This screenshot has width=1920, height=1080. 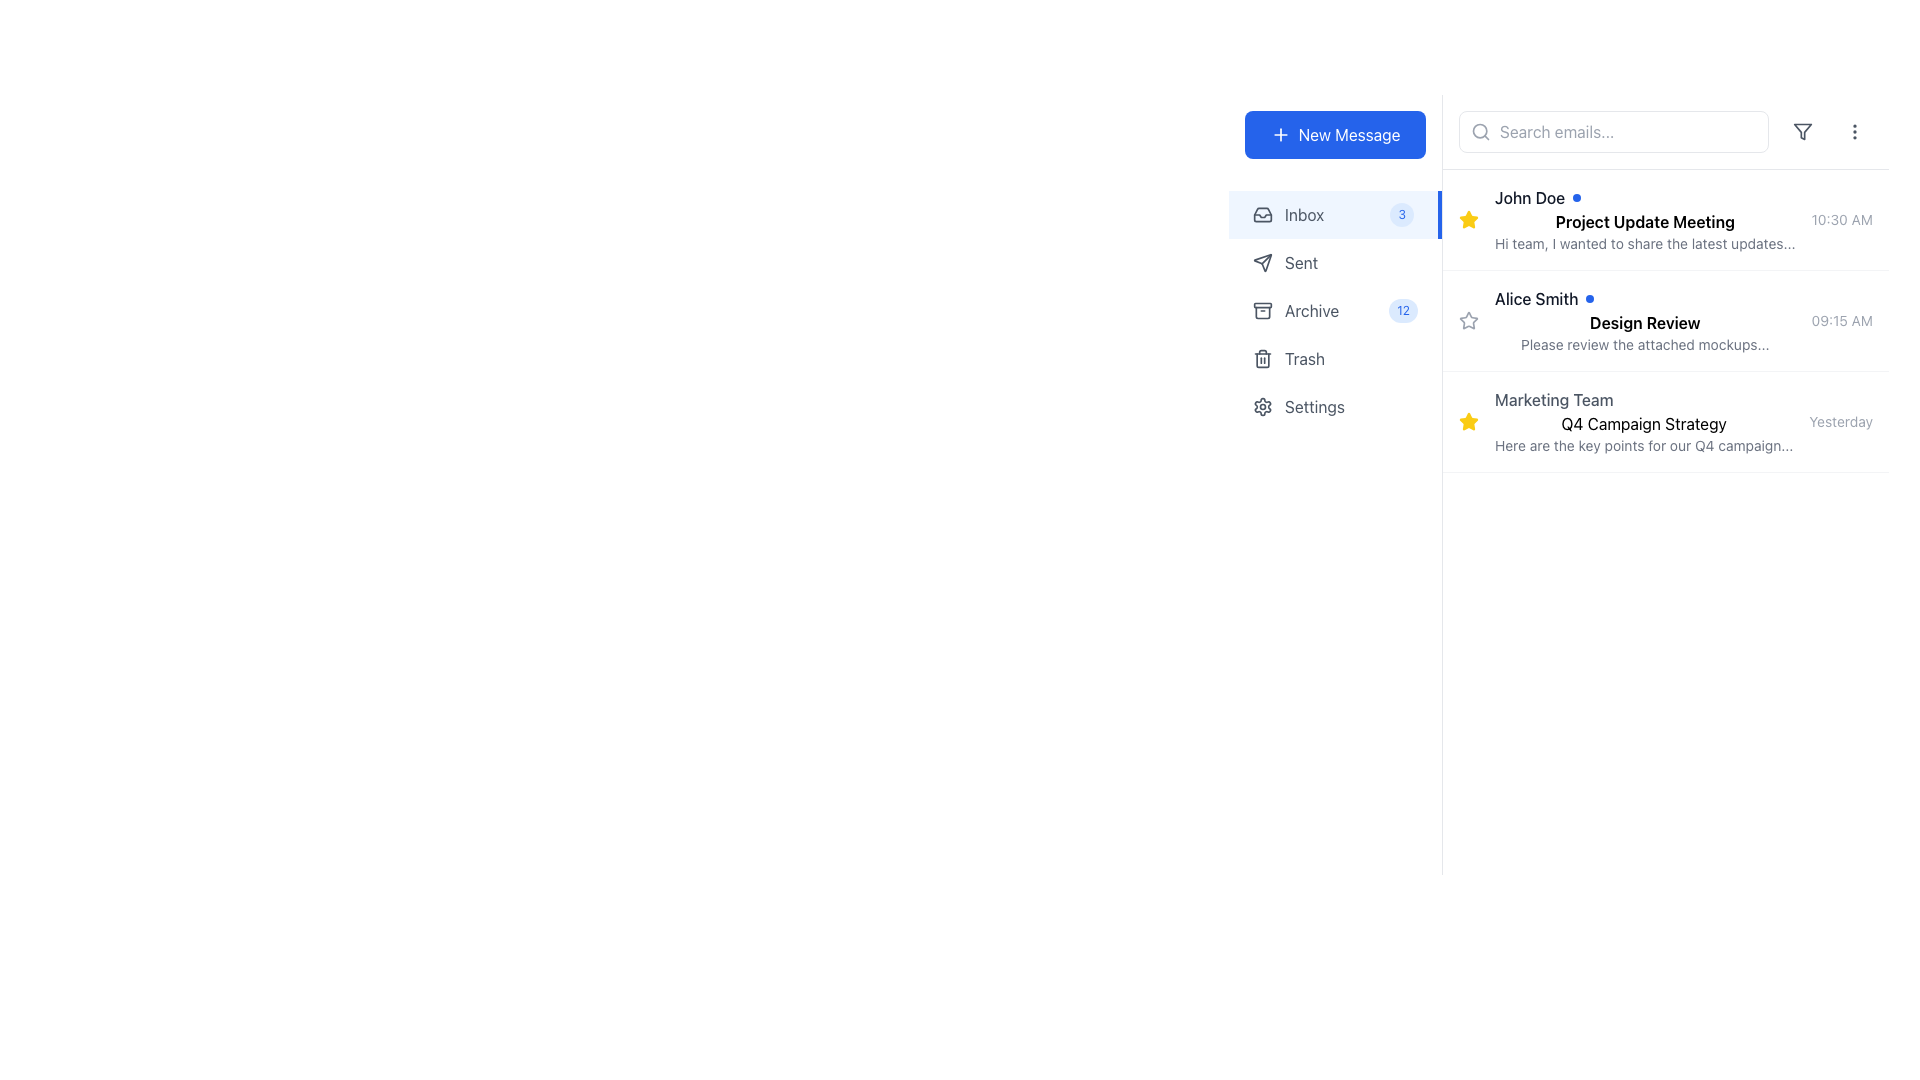 What do you see at coordinates (1645, 242) in the screenshot?
I see `the text component displaying the message summary 'Hi team, I wanted to share the latest updates...'` at bounding box center [1645, 242].